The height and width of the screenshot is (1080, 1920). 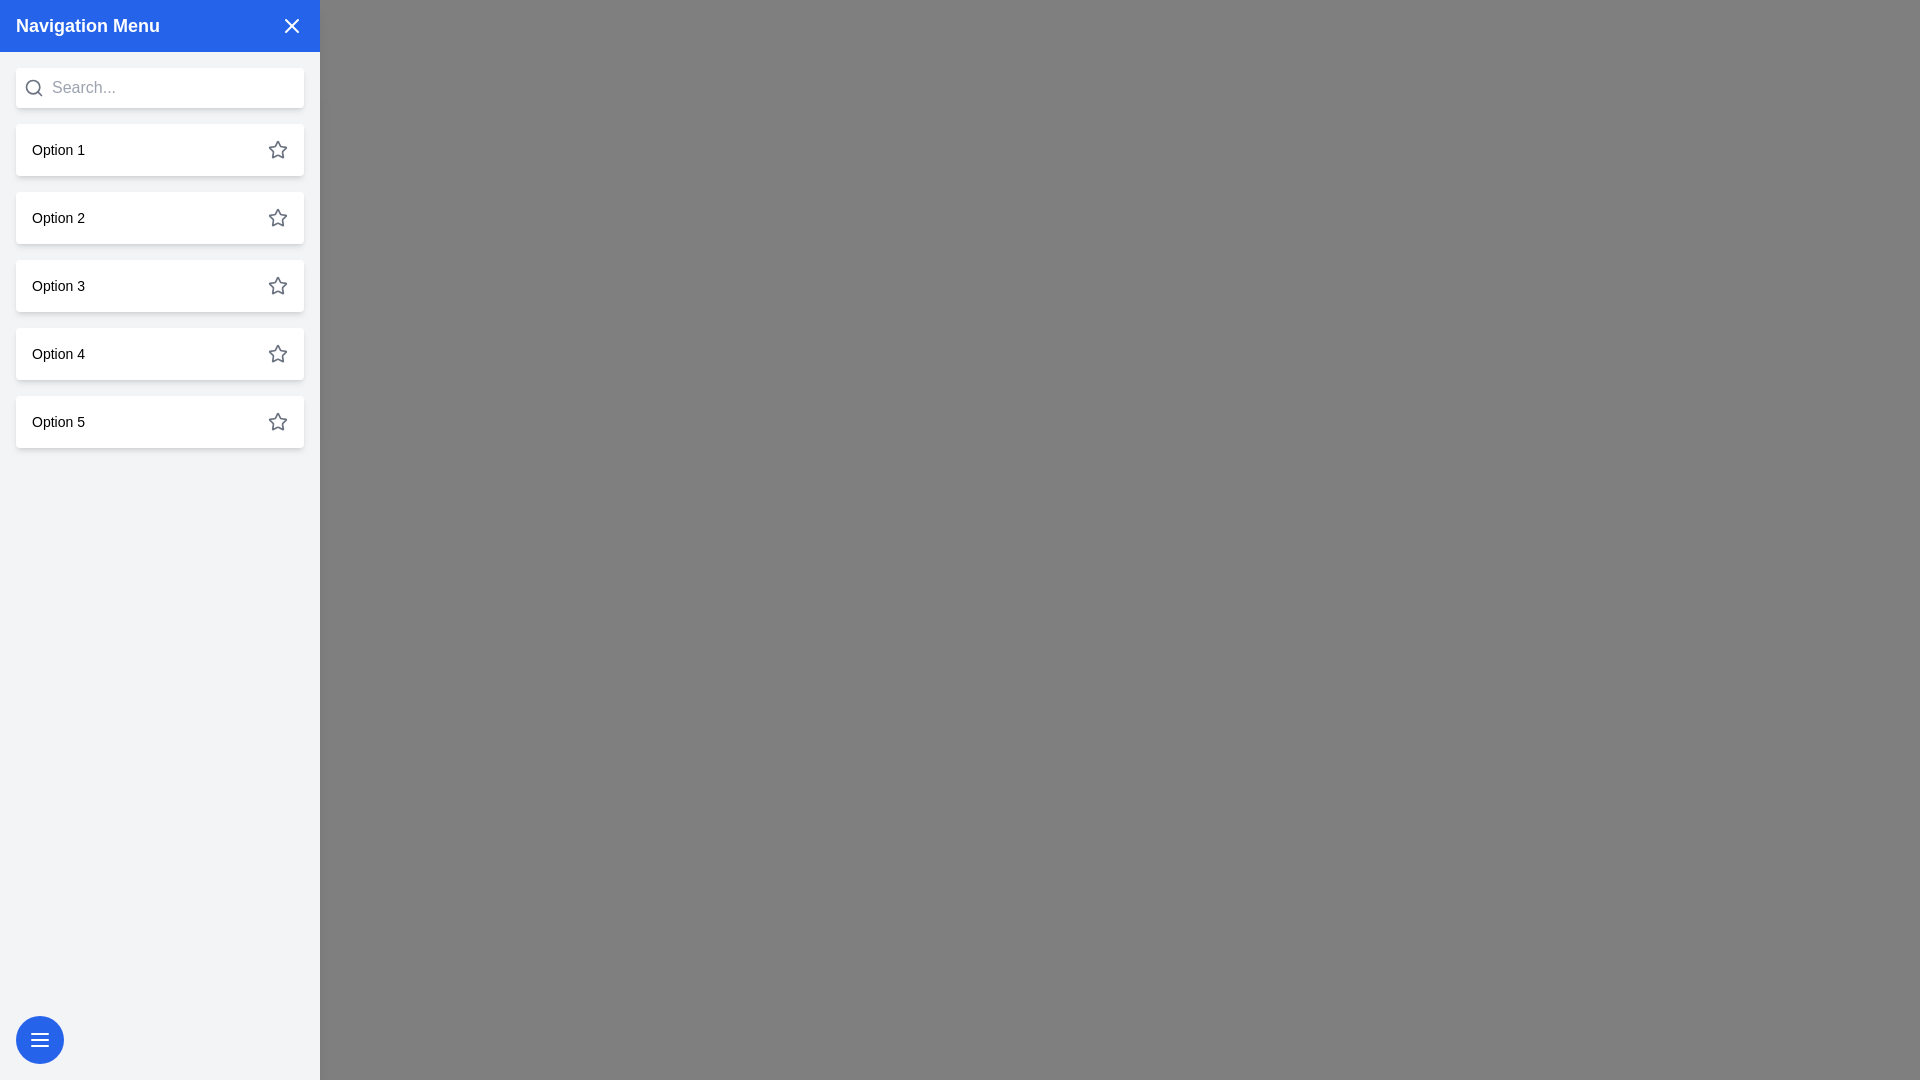 What do you see at coordinates (33, 86) in the screenshot?
I see `the circular lens of the magnifying glass icon located at the top-left of the navigation header, which symbolizes search functionality in the application` at bounding box center [33, 86].